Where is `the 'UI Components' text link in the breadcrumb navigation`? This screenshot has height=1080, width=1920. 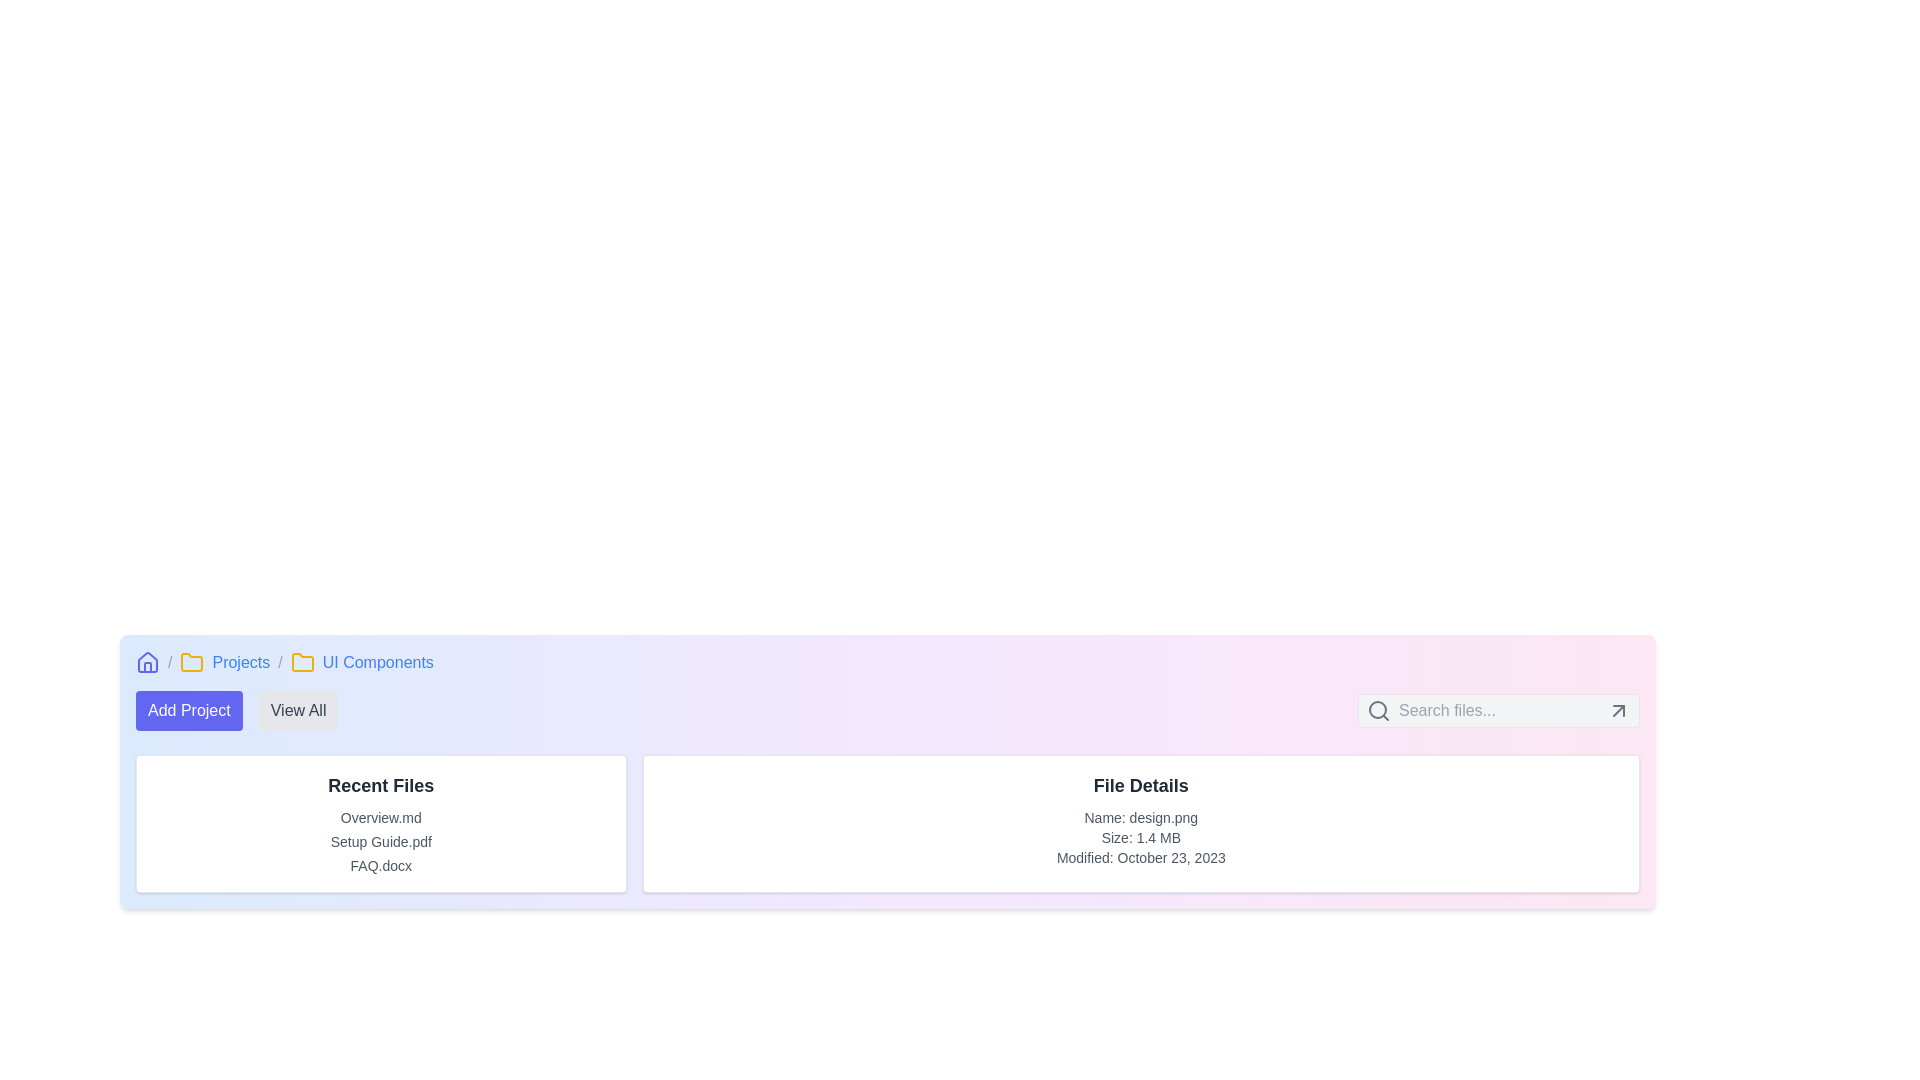
the 'UI Components' text link in the breadcrumb navigation is located at coordinates (378, 663).